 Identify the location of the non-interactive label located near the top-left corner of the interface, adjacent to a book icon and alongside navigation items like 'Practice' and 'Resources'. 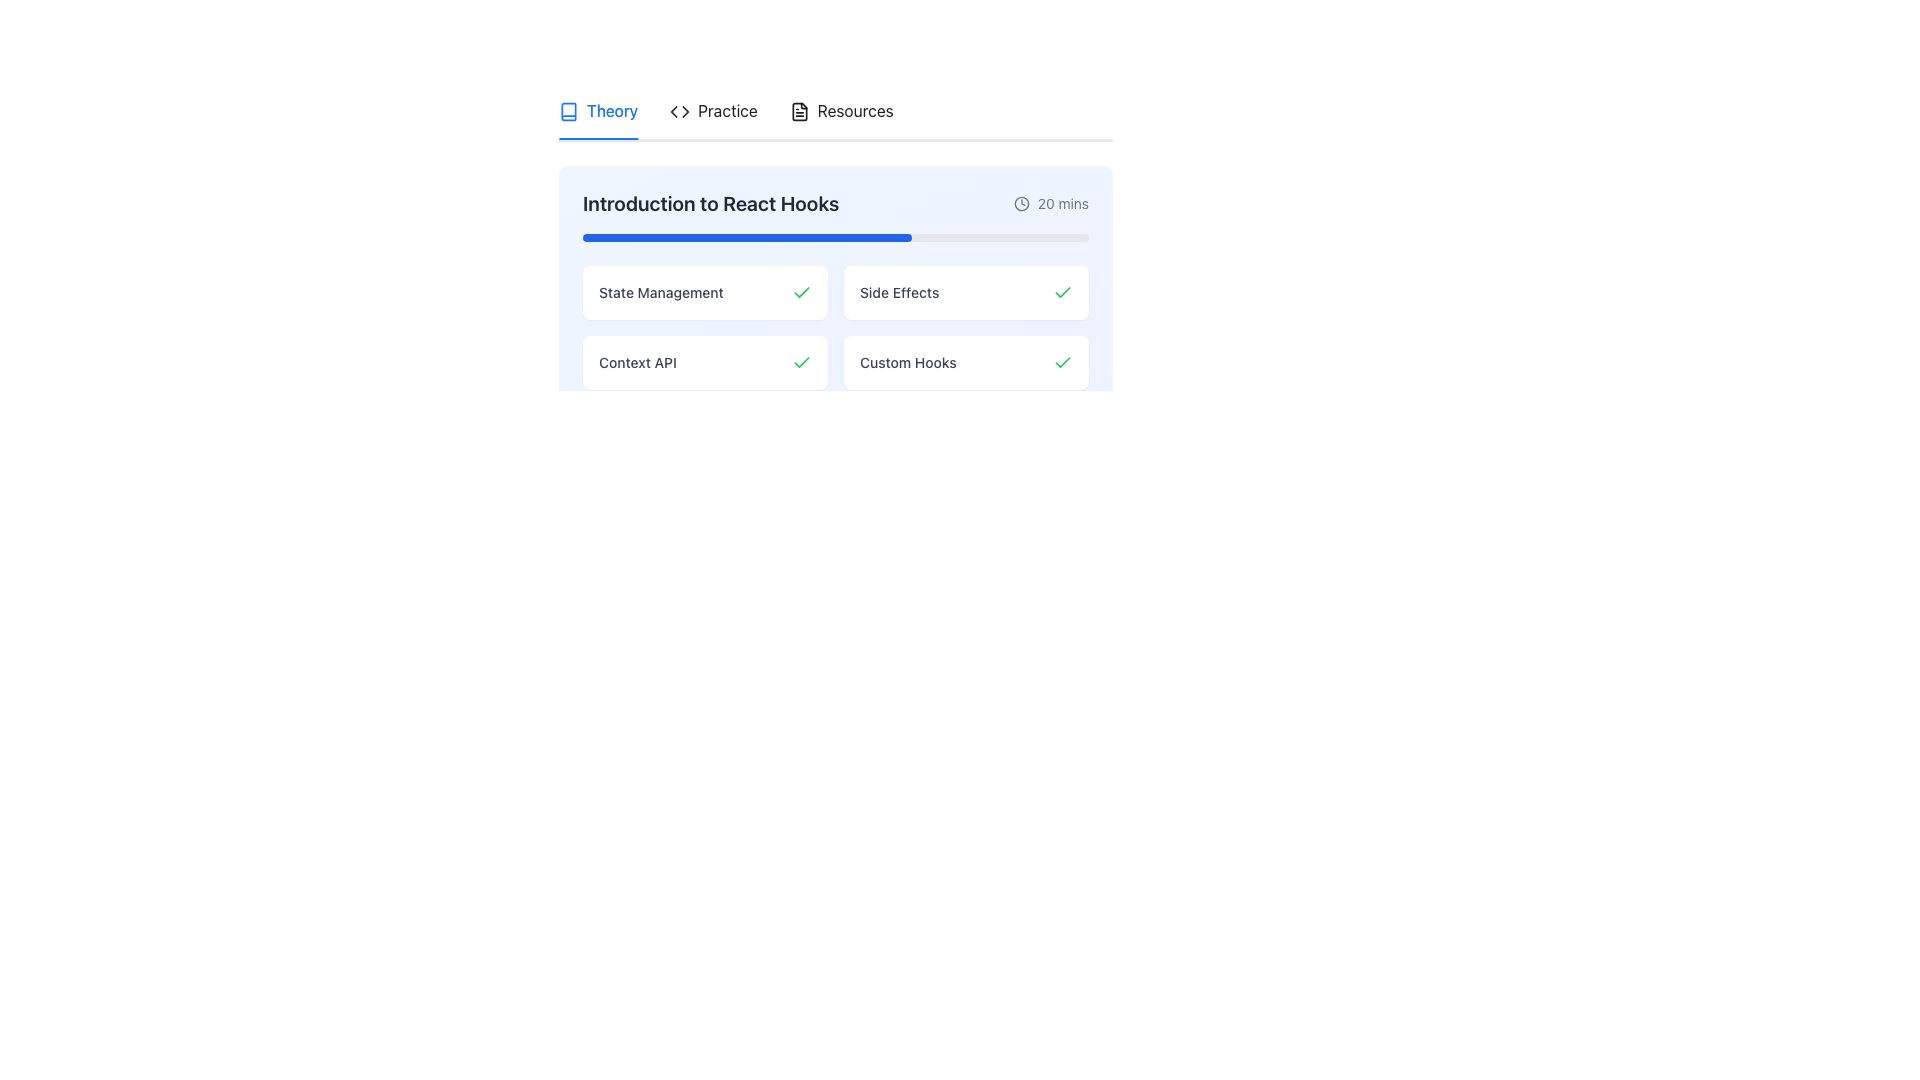
(611, 111).